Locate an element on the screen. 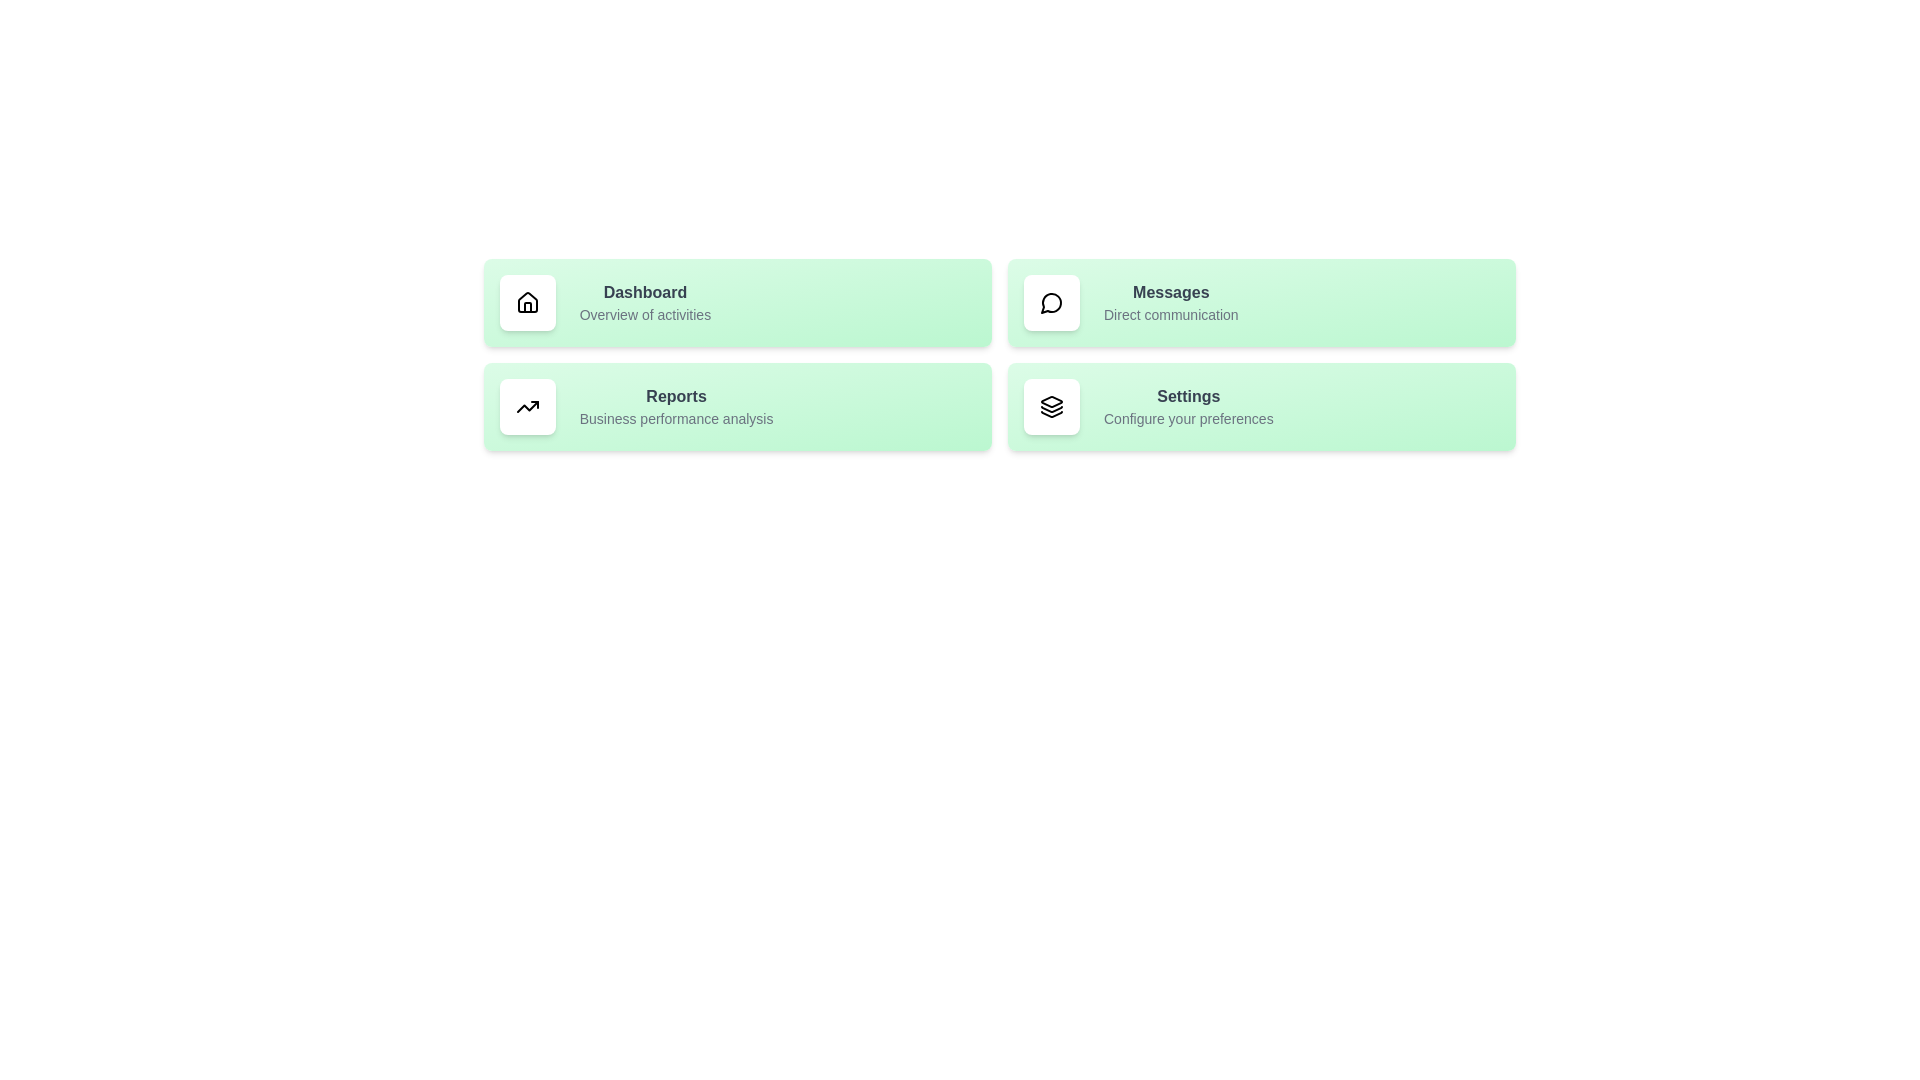 This screenshot has width=1920, height=1080. the list item corresponding to Messages is located at coordinates (1261, 303).